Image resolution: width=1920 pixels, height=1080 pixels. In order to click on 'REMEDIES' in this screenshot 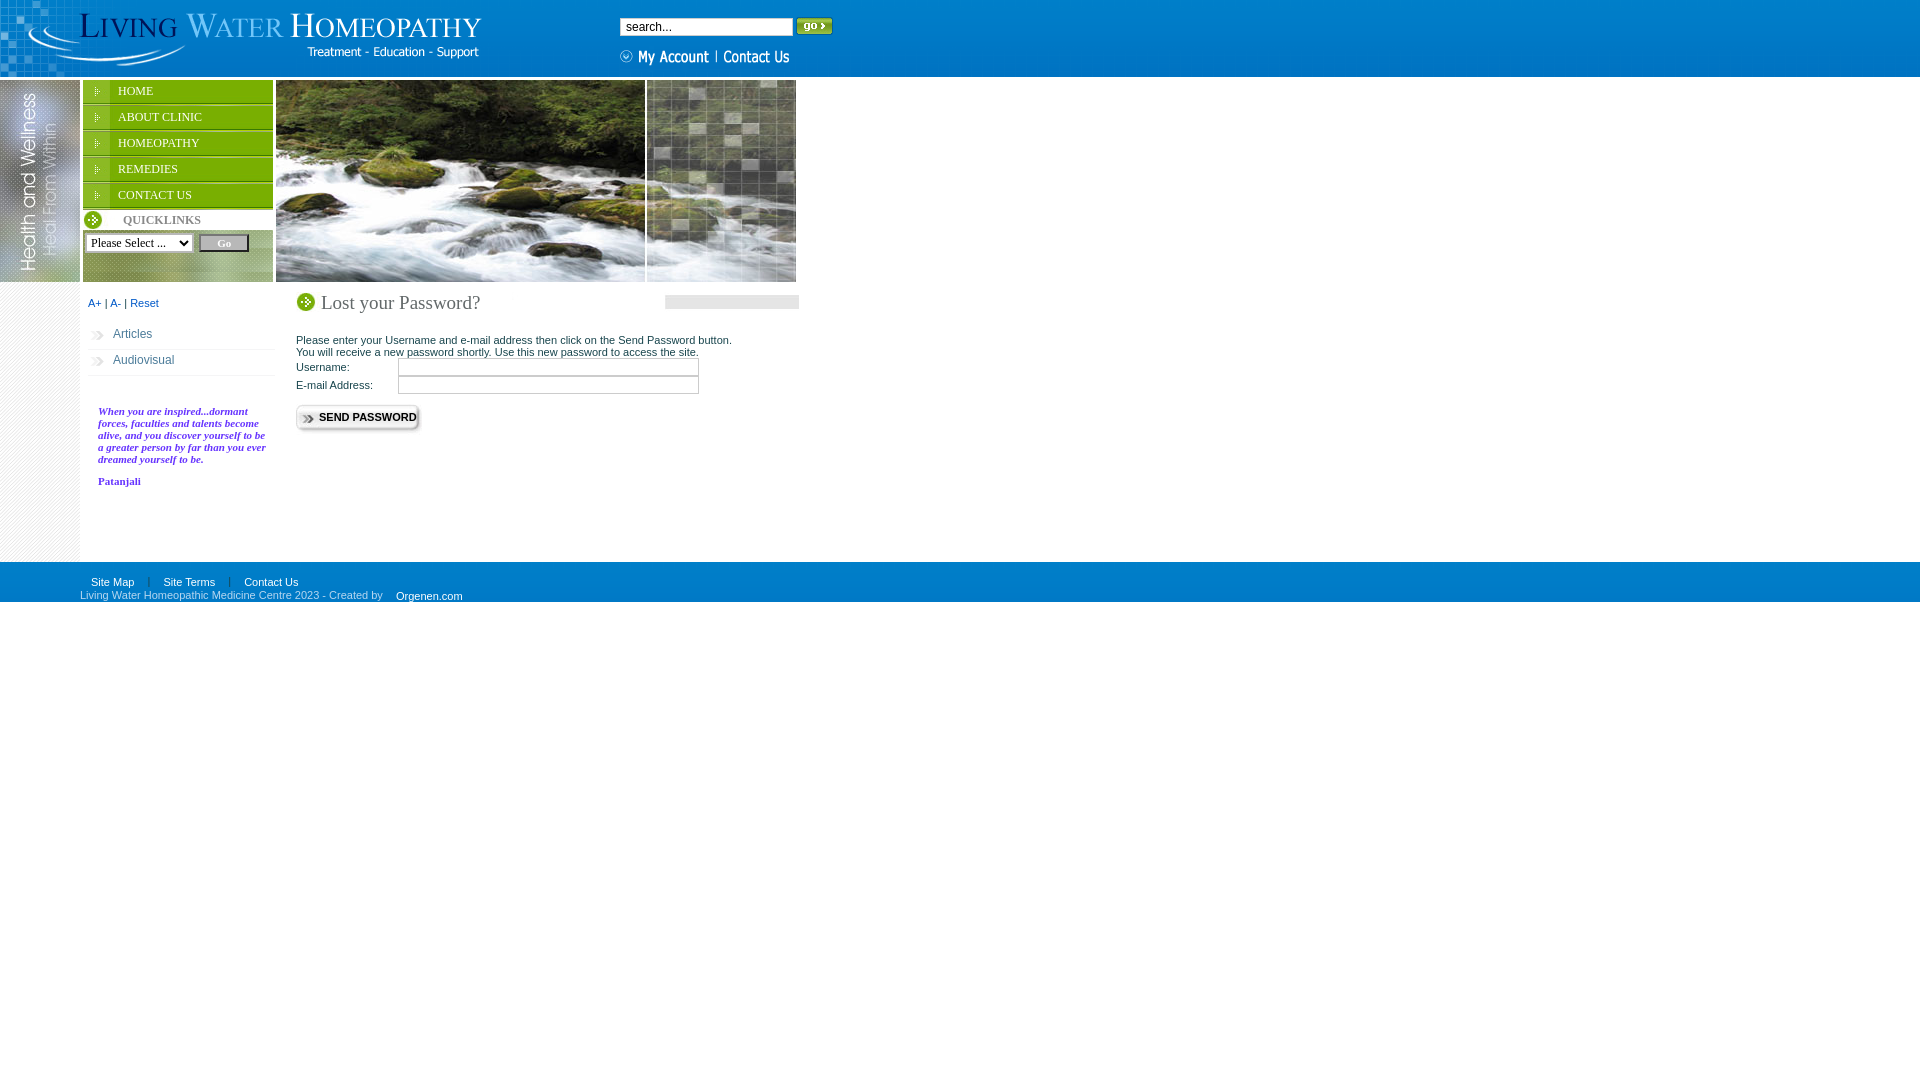, I will do `click(177, 169)`.